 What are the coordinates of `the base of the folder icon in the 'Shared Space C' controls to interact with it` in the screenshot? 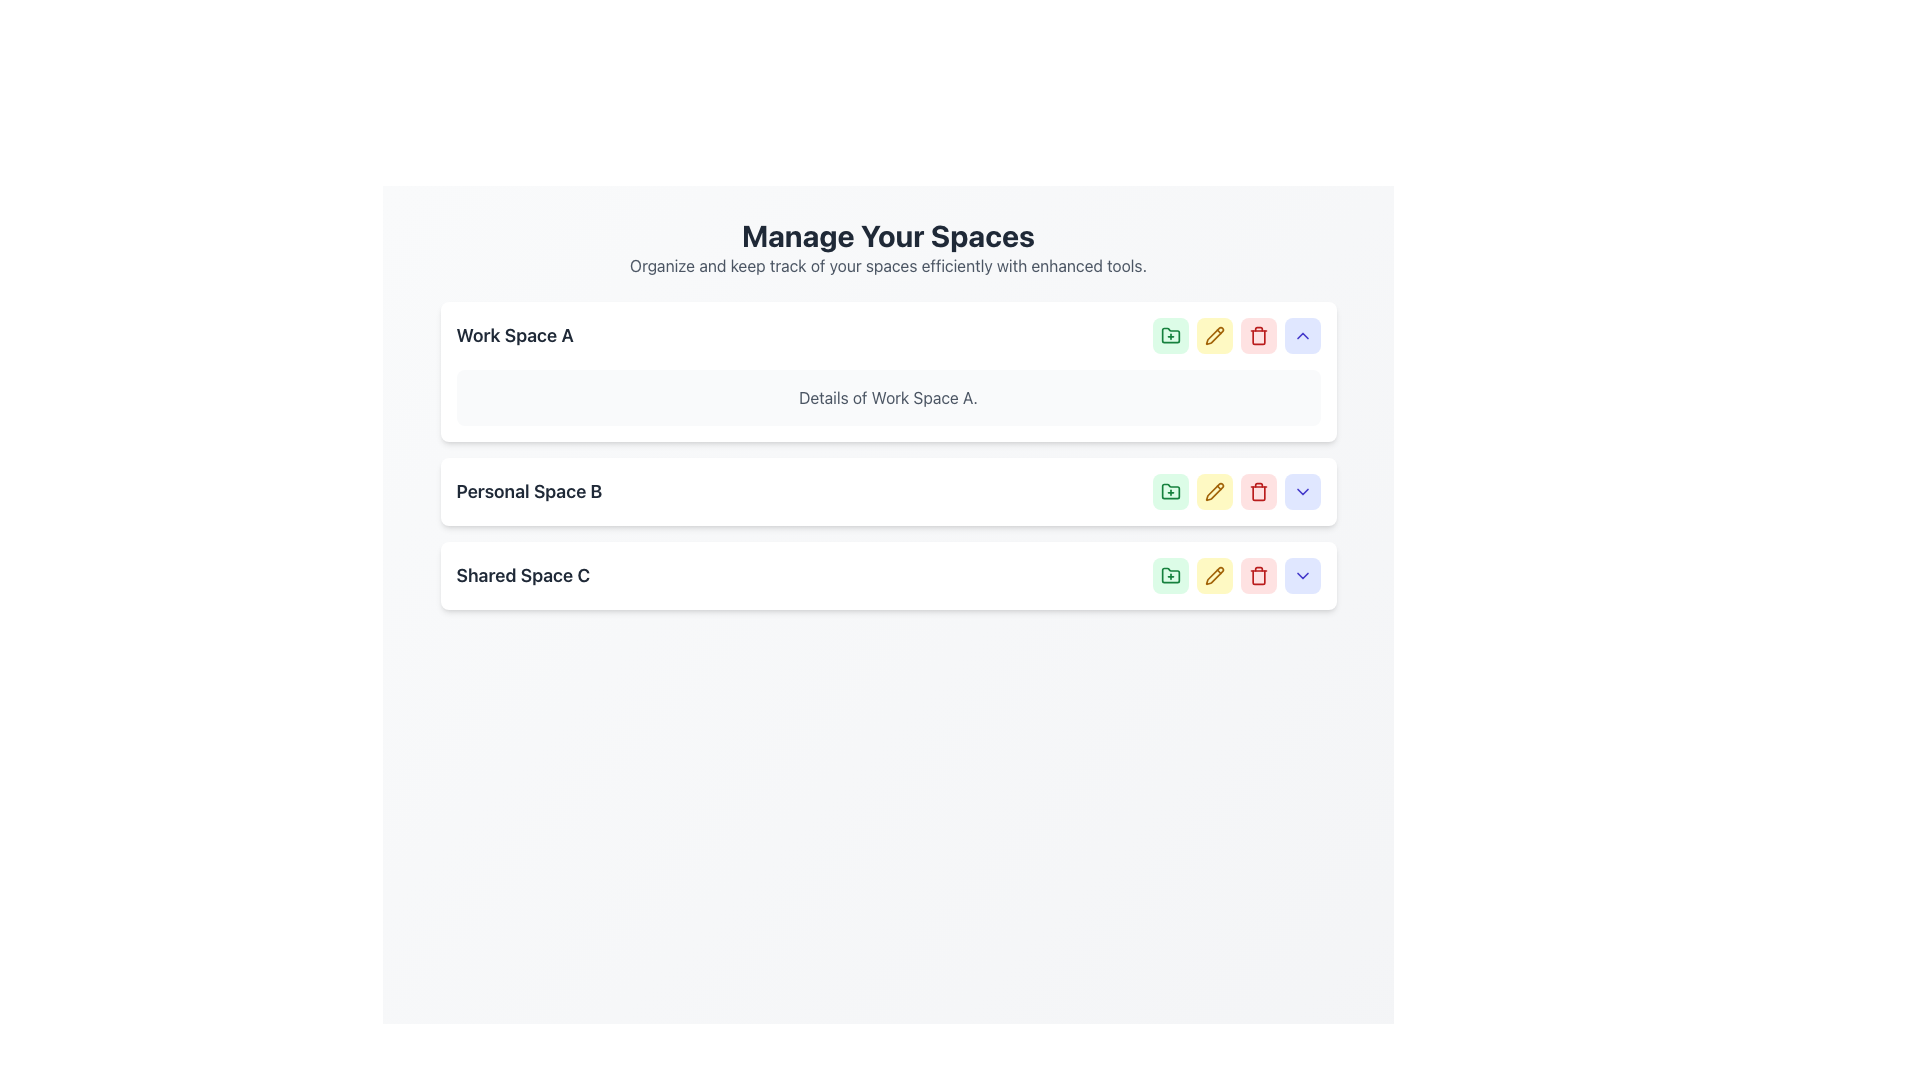 It's located at (1170, 575).